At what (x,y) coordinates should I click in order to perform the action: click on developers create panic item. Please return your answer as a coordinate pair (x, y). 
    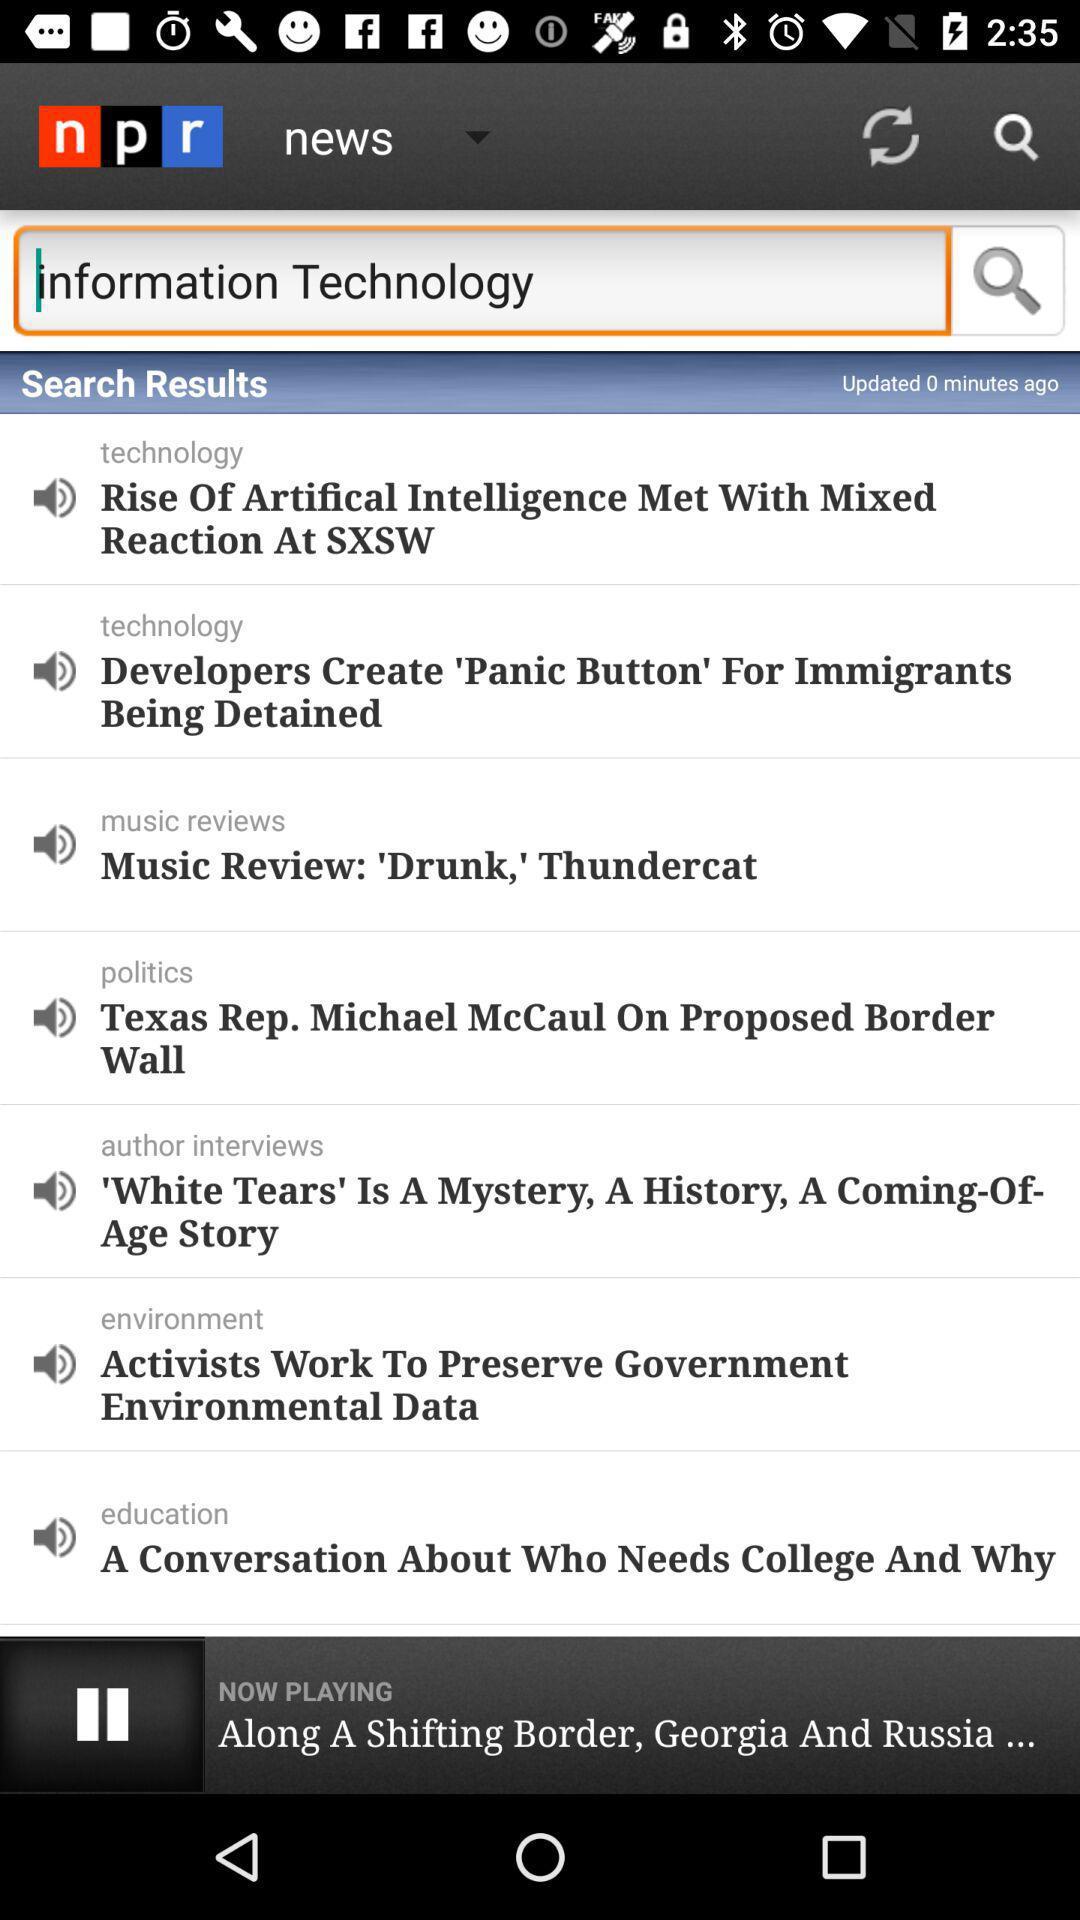
    Looking at the image, I should click on (578, 690).